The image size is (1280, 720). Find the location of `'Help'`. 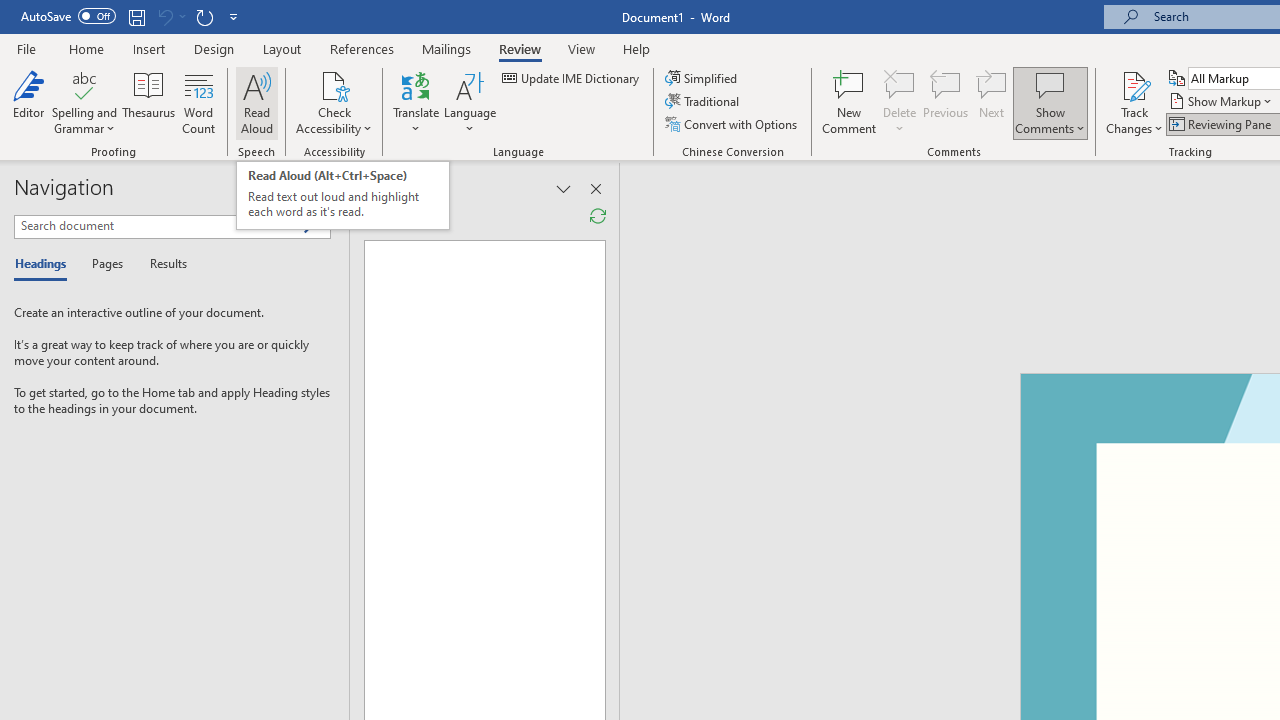

'Help' is located at coordinates (636, 48).